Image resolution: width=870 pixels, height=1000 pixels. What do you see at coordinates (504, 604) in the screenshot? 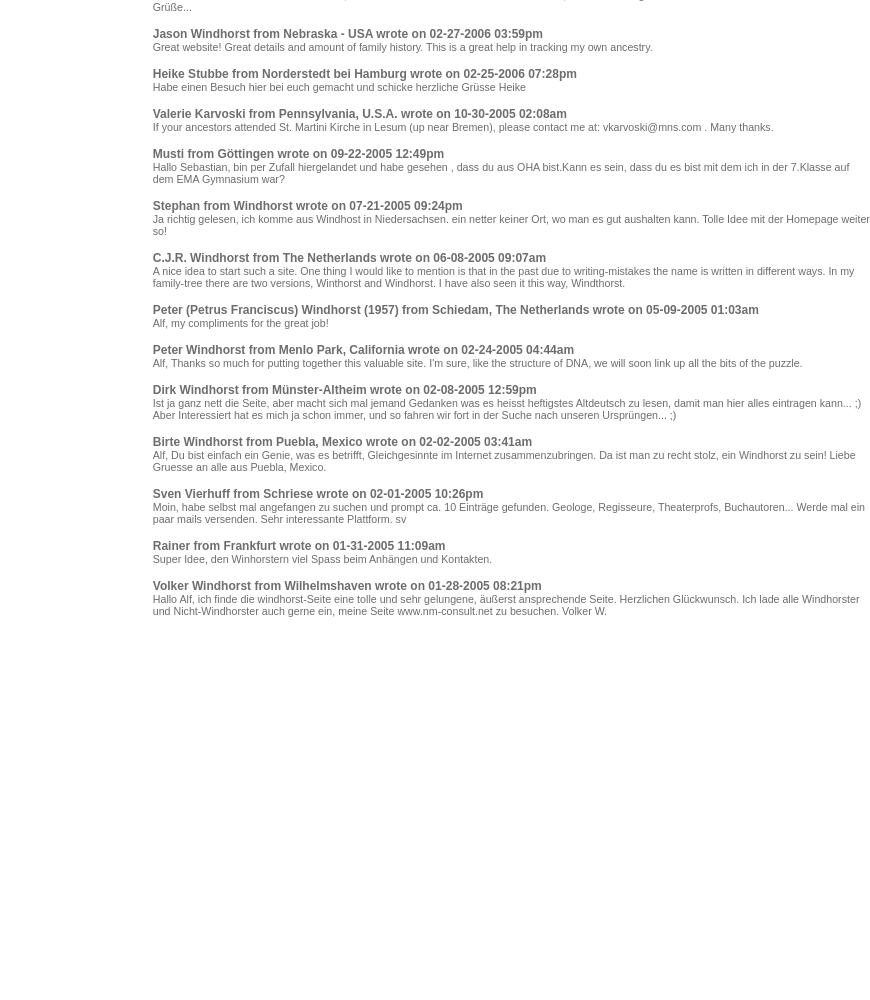
I see `'Hallo Alf, ich finde die windhorst-Seite eine tolle und sehr gelungene, äußerst ansprechende Seite. Herzlichen Glückwunsch.

Ich lade alle Windhorster und Nicht-Windhorster auch gerne ein, meine Seite www.nm-consult.net zu besuchen.

Volker W.'` at bounding box center [504, 604].